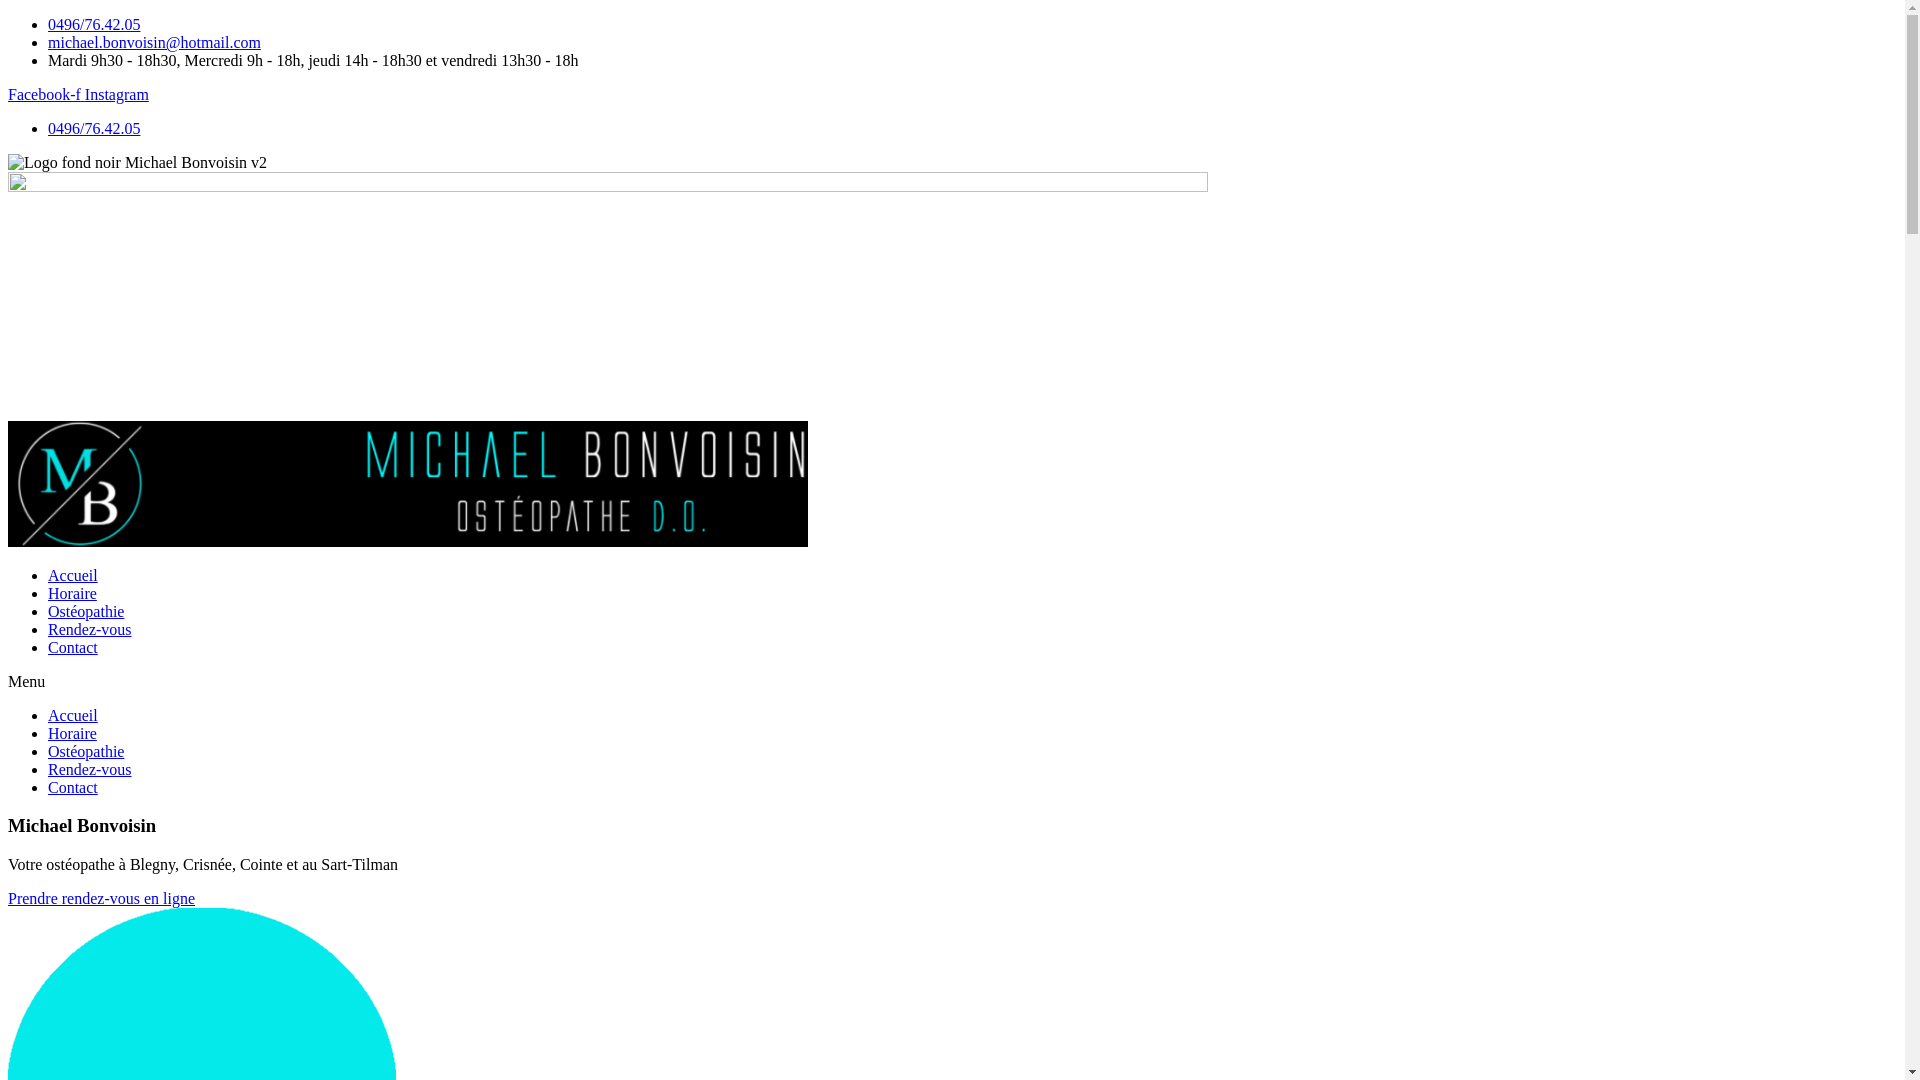  I want to click on 'Instagram', so click(115, 94).